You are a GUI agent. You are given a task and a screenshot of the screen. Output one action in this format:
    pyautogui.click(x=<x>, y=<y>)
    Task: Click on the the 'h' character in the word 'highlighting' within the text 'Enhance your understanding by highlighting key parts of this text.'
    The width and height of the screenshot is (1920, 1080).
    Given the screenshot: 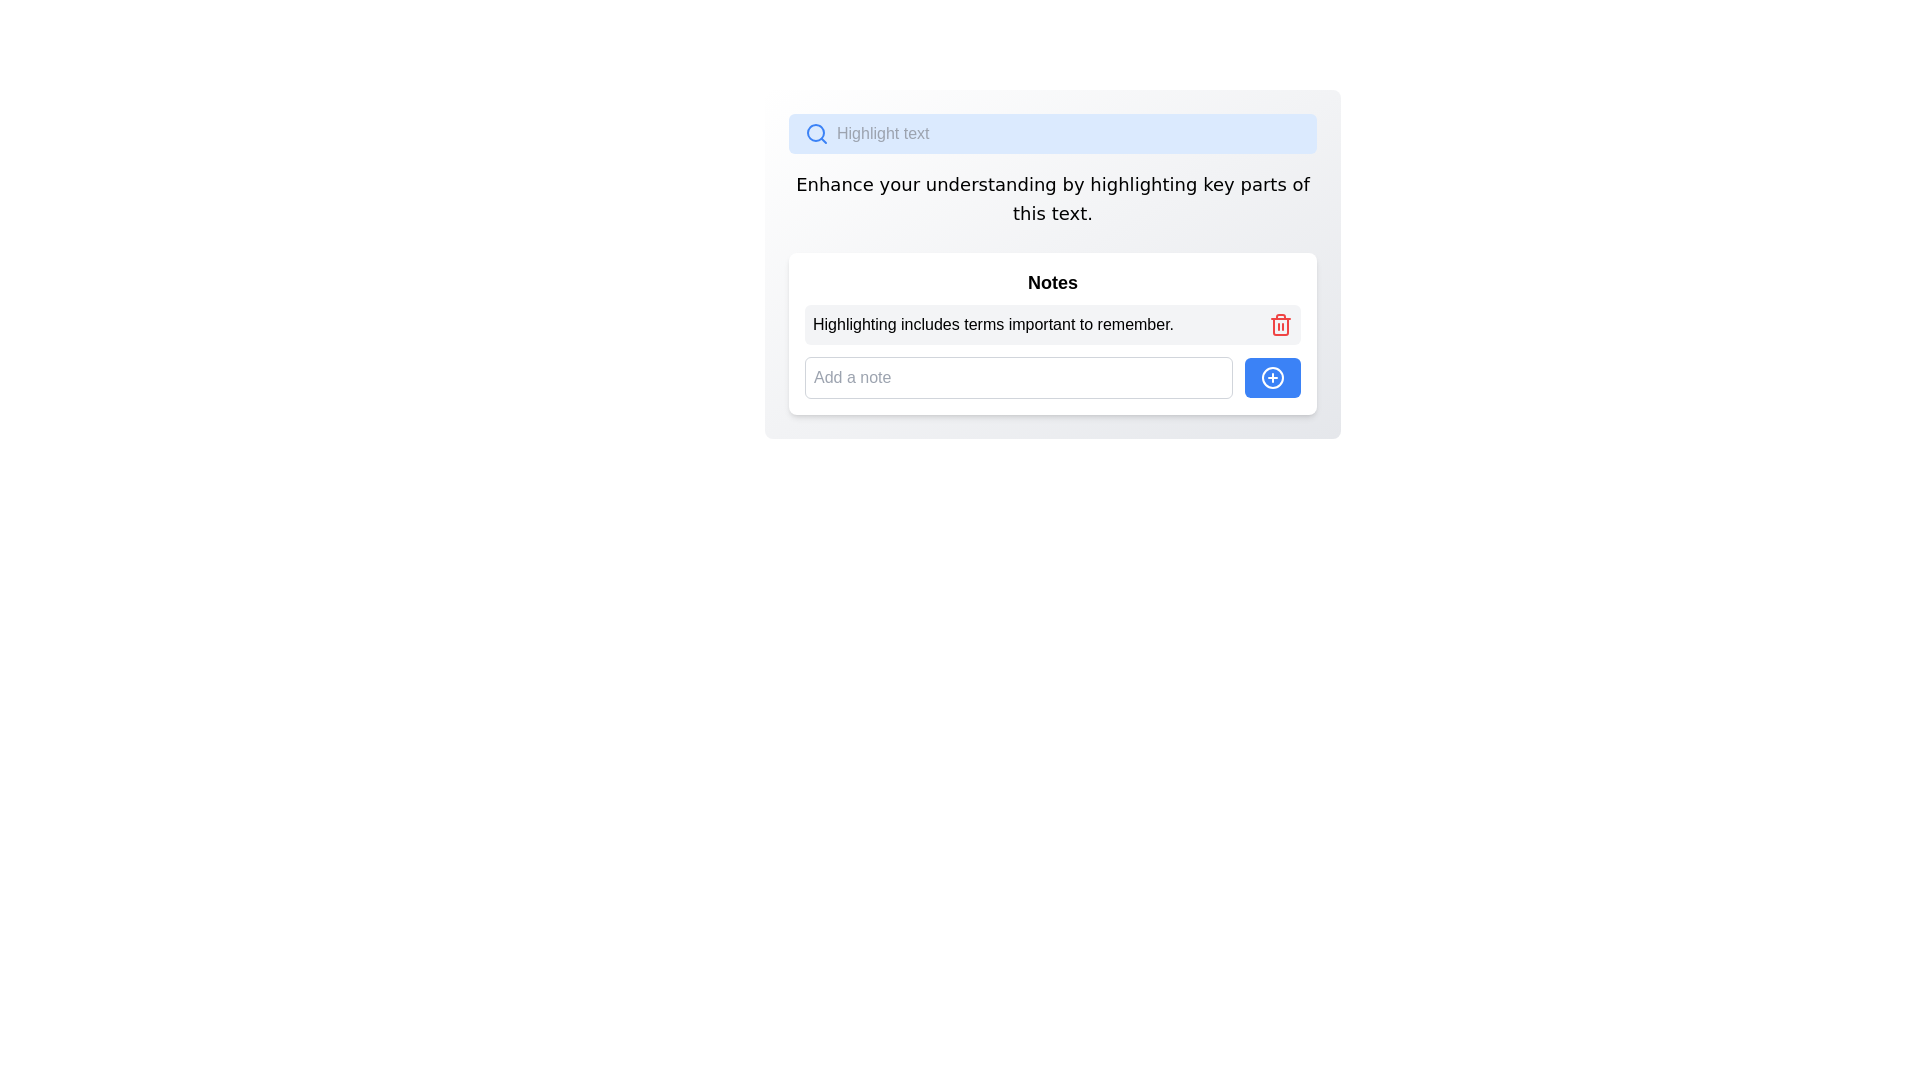 What is the action you would take?
    pyautogui.click(x=1156, y=184)
    